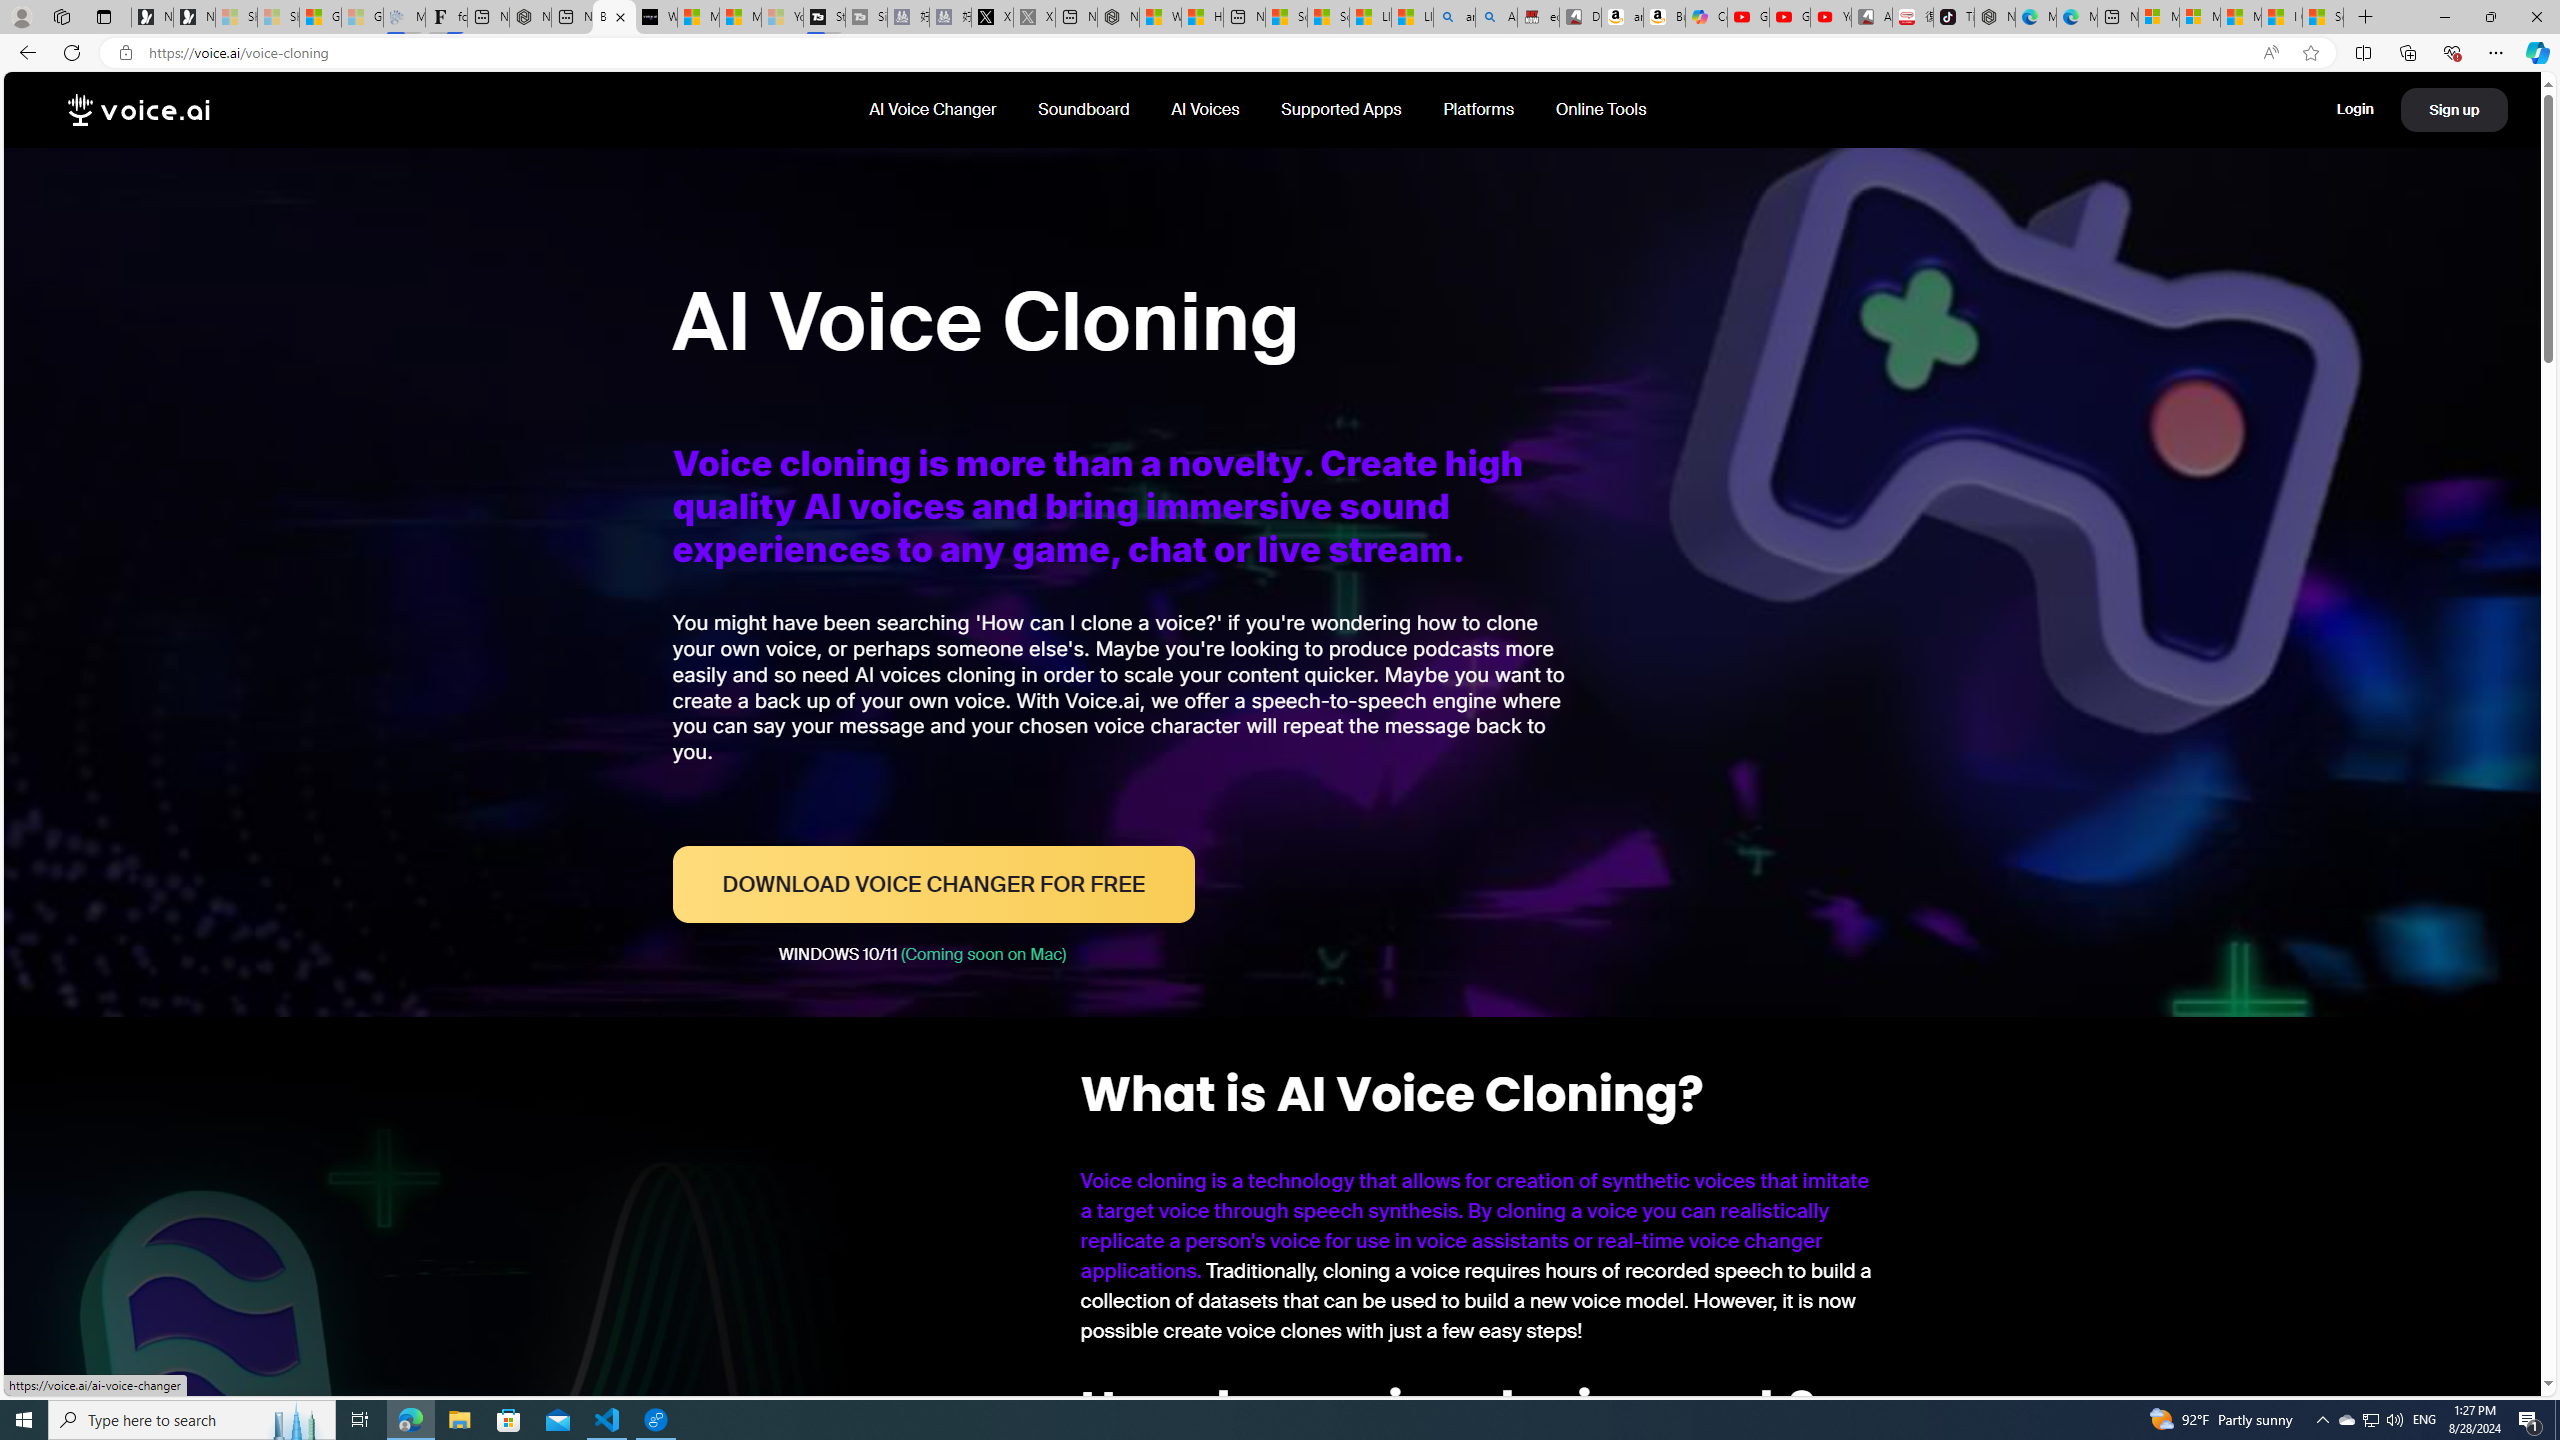  I want to click on 'Huge shark washes ashore at New York City beach | Watch', so click(1200, 16).